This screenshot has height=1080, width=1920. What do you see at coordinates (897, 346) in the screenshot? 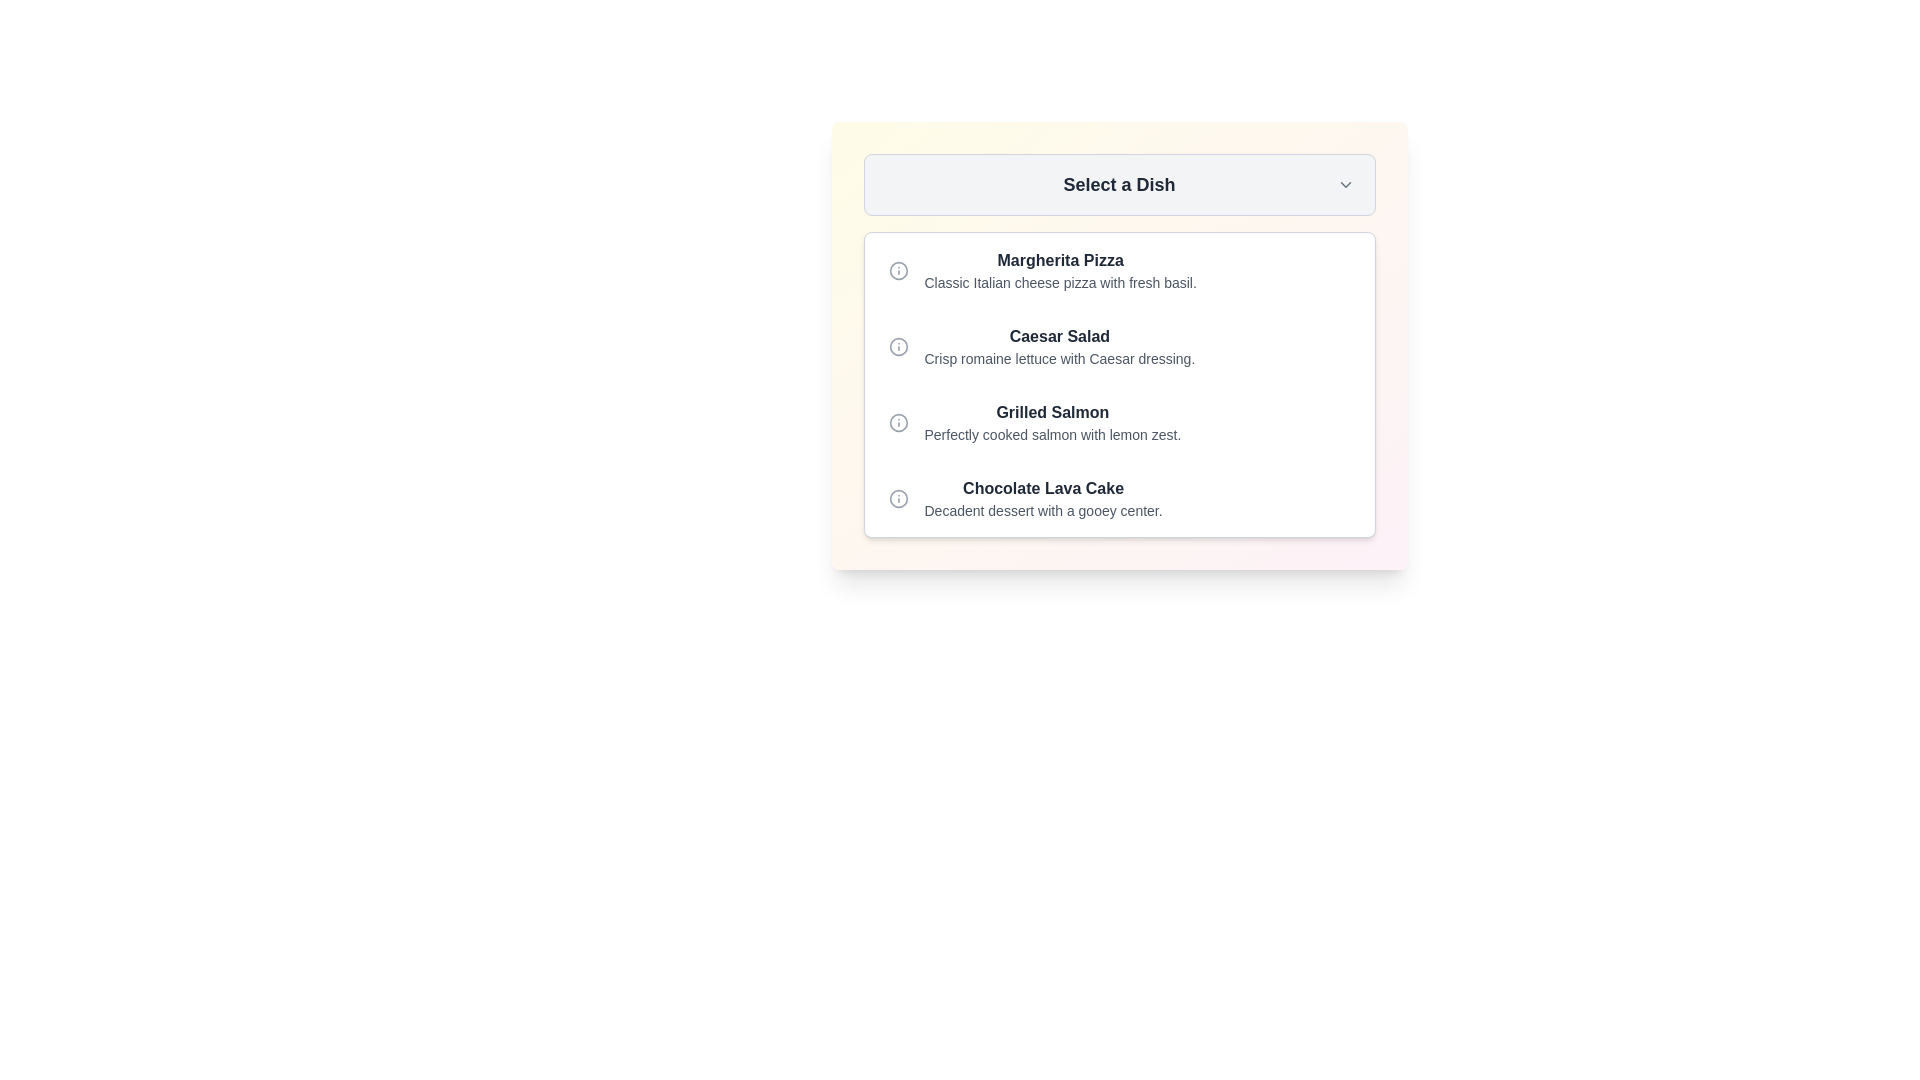
I see `the informational icon located to the left of the 'Caesar Salad' text block` at bounding box center [897, 346].